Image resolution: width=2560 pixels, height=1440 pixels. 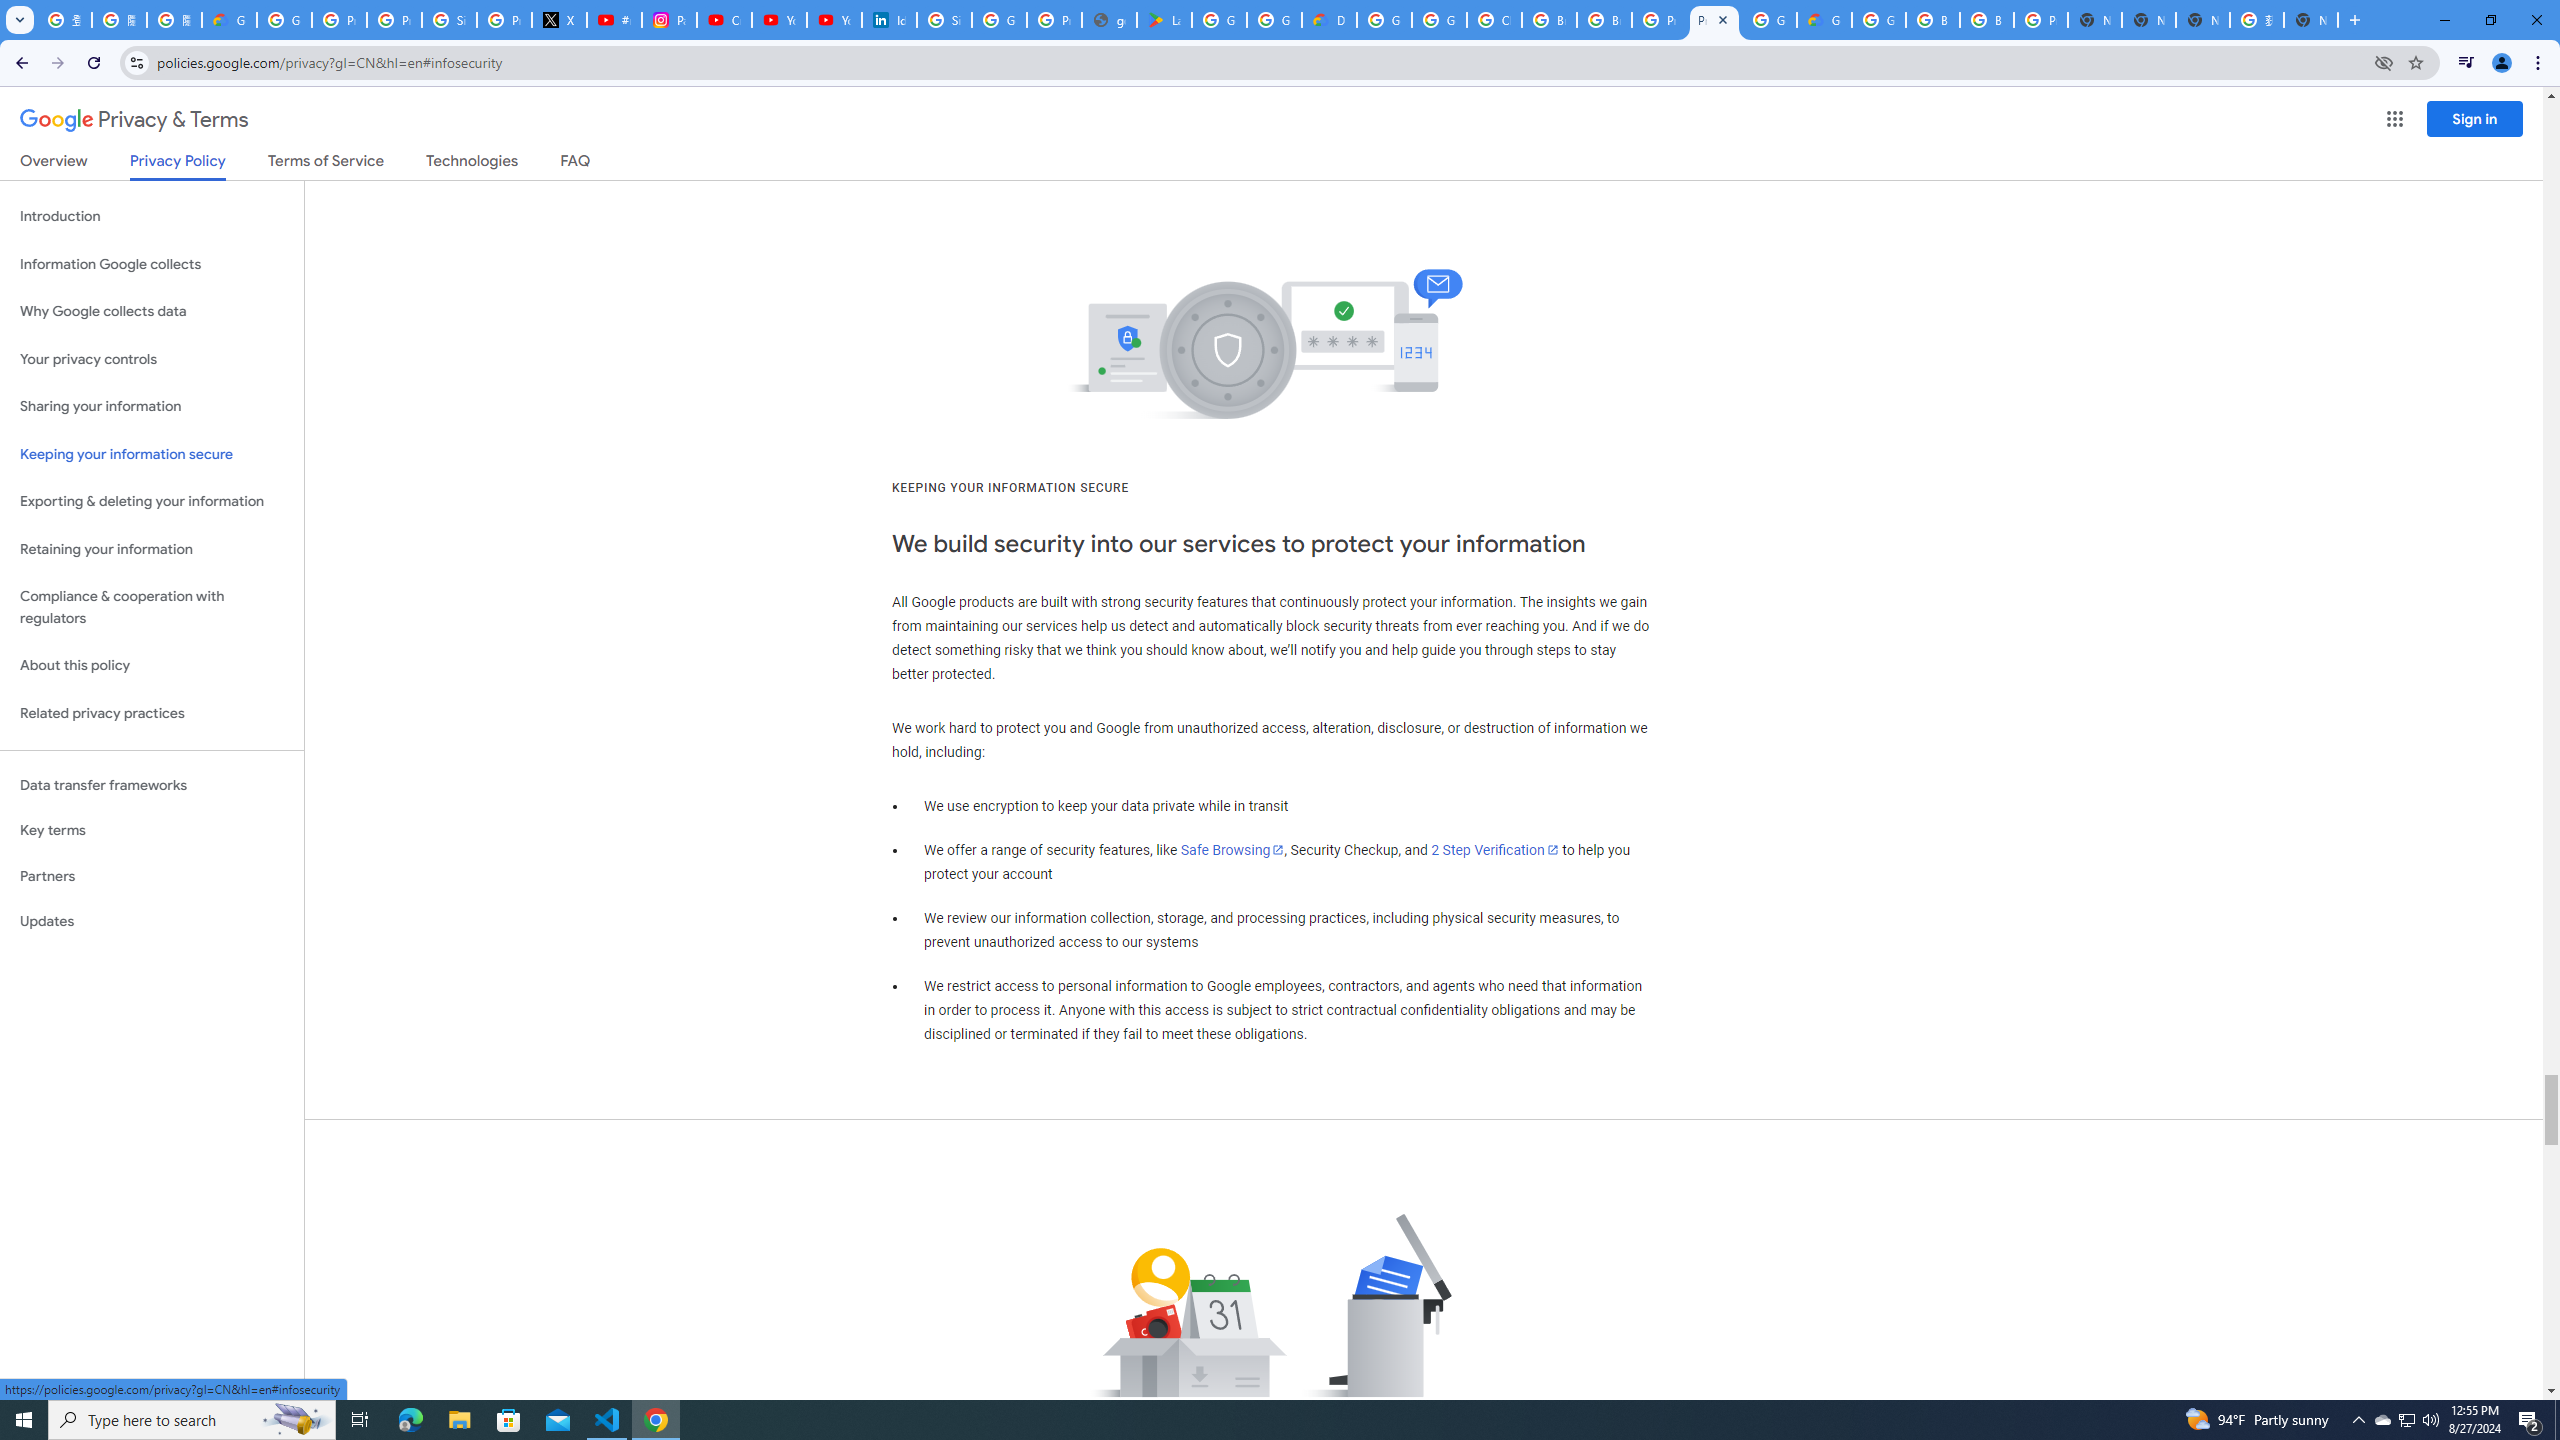 I want to click on 'Retaining your information', so click(x=151, y=549).